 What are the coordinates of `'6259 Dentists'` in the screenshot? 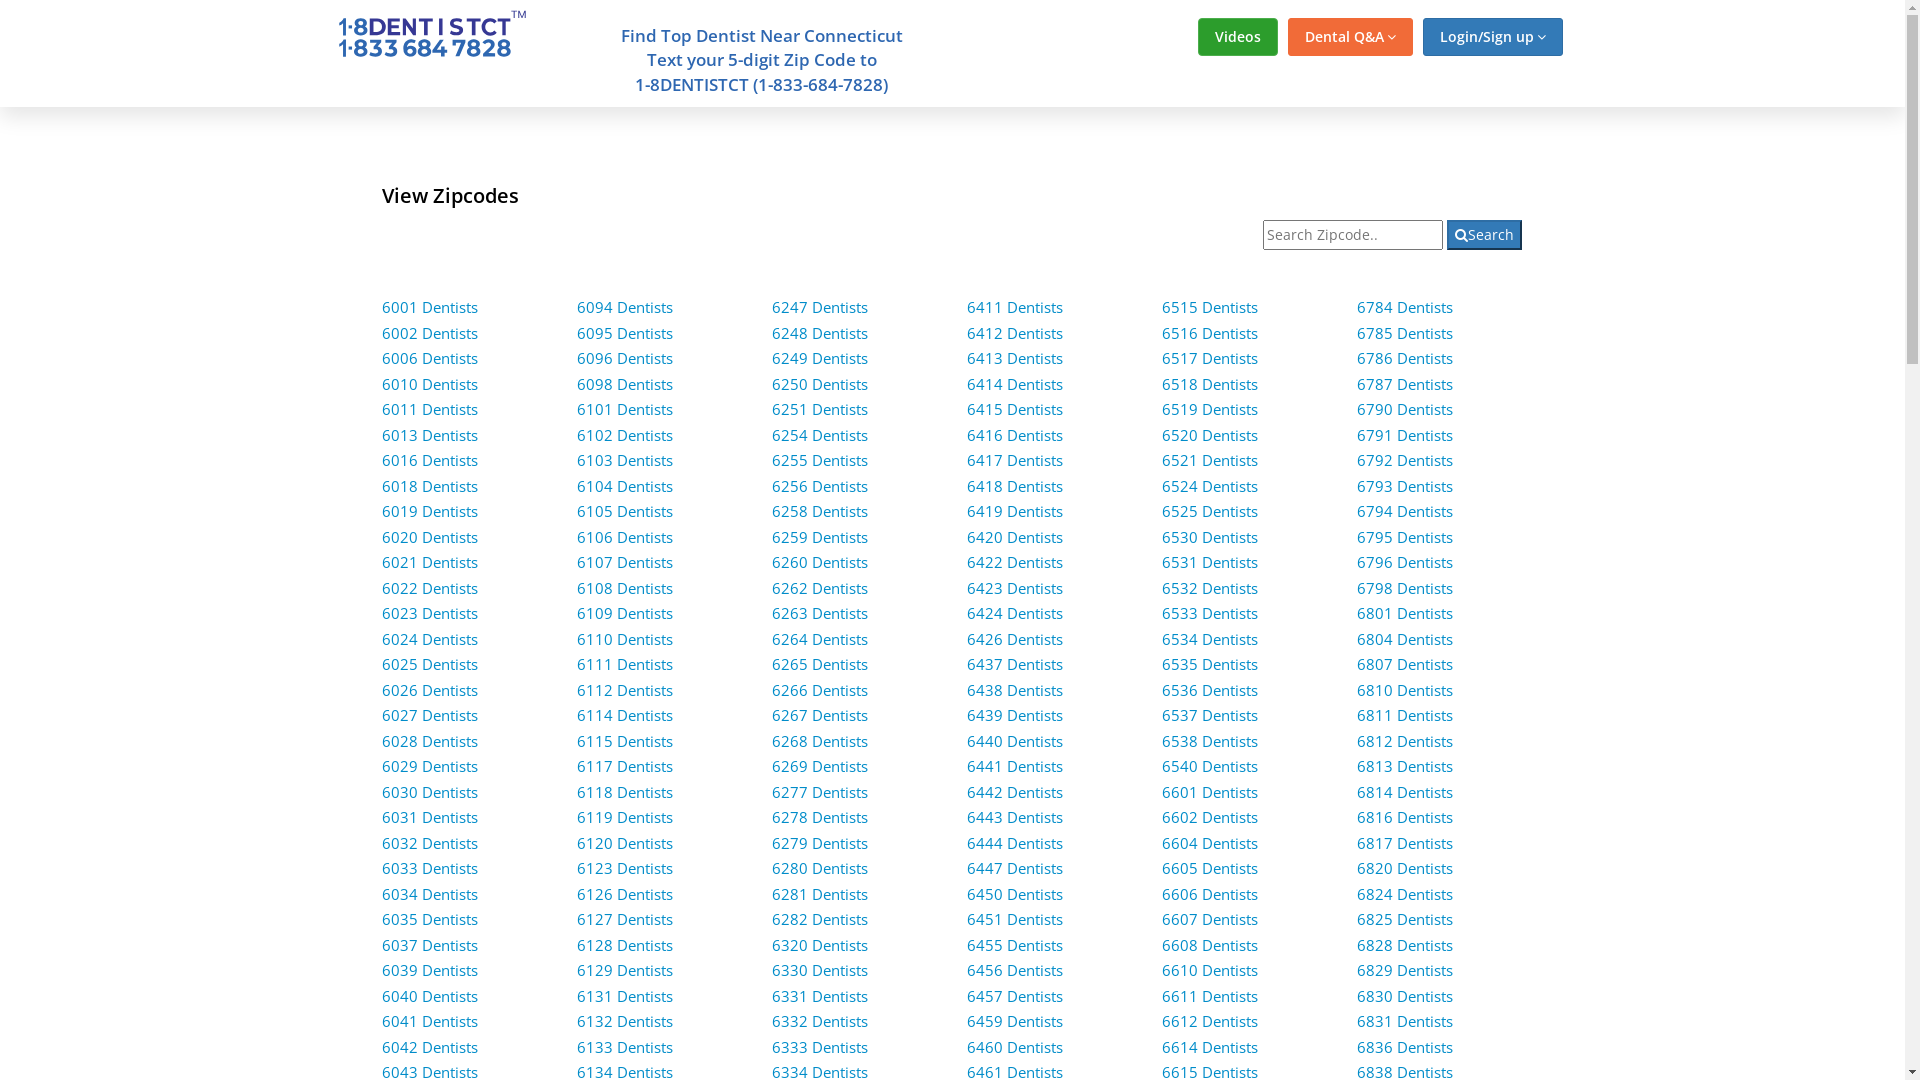 It's located at (820, 535).